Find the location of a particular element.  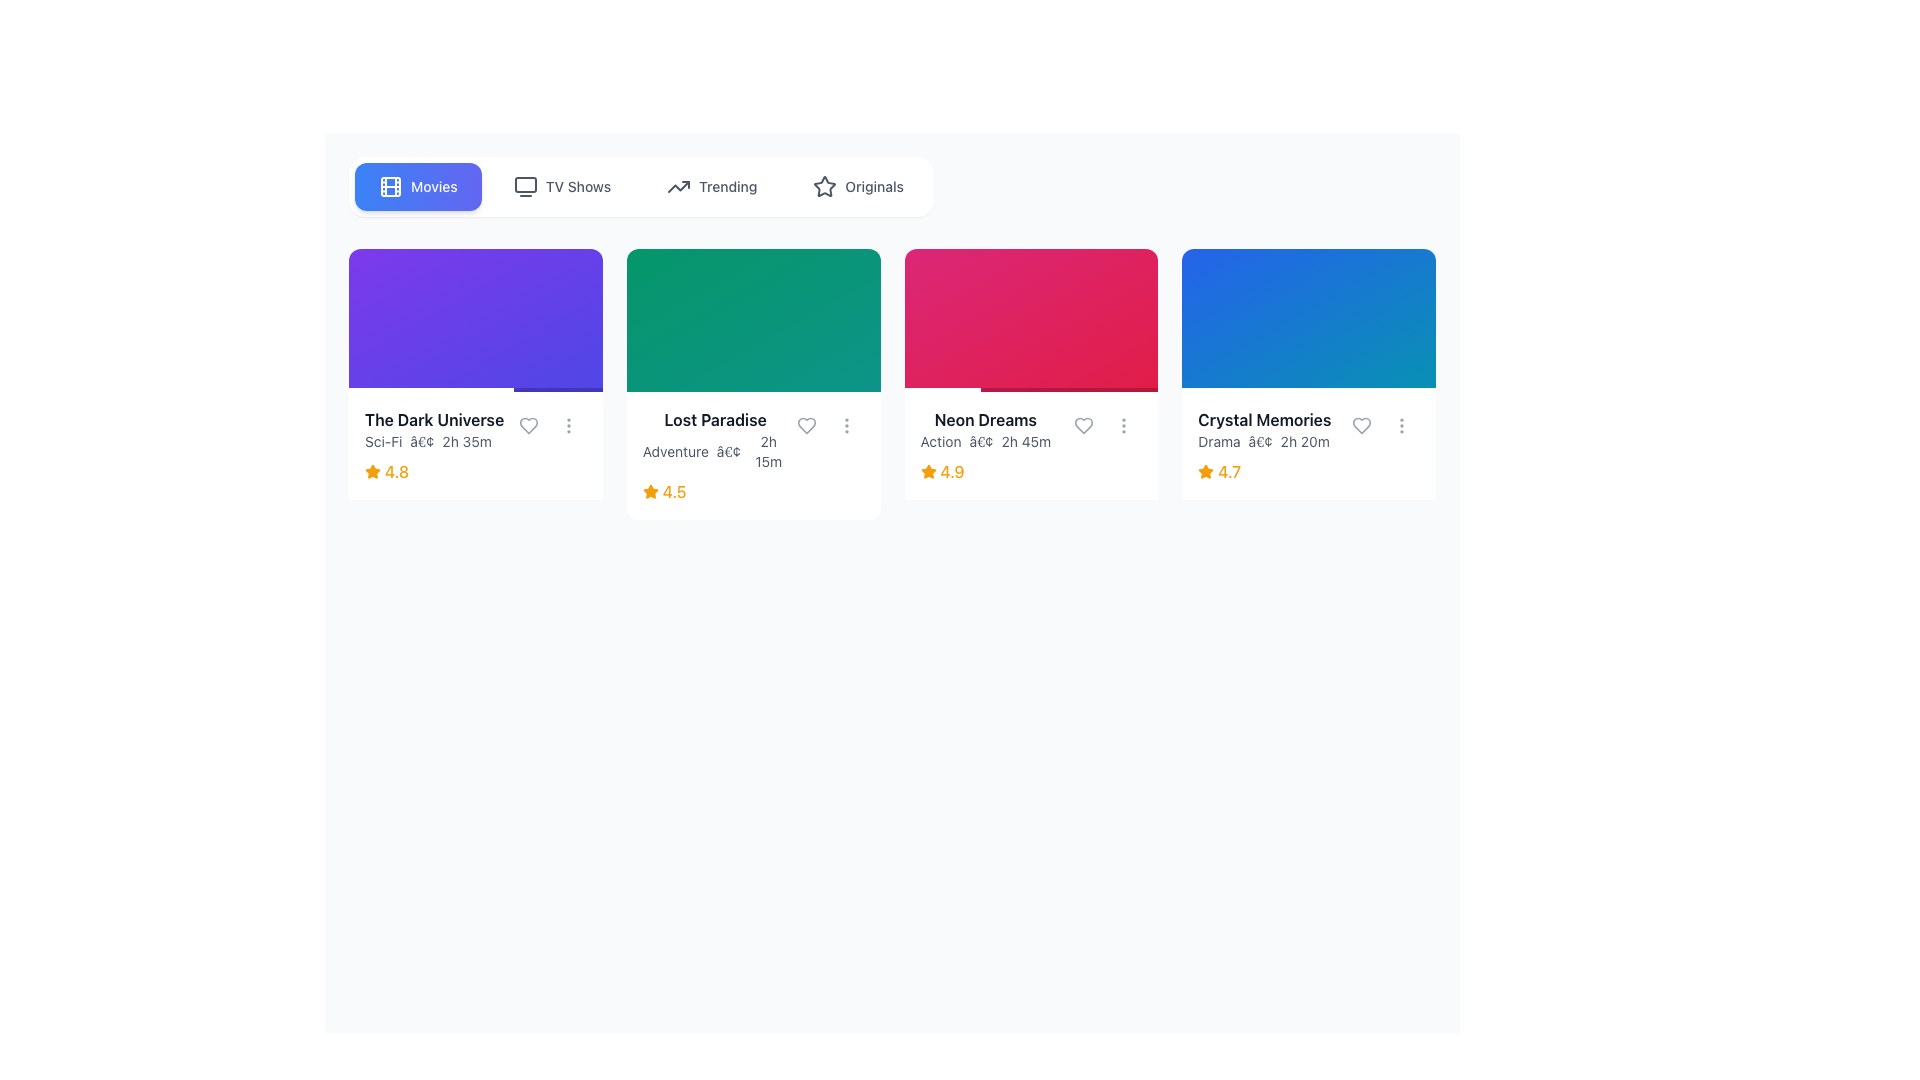

the percentage completion of the progress bar located at the bottom of the card titled 'The Dark Universe' with a purple background is located at coordinates (474, 389).